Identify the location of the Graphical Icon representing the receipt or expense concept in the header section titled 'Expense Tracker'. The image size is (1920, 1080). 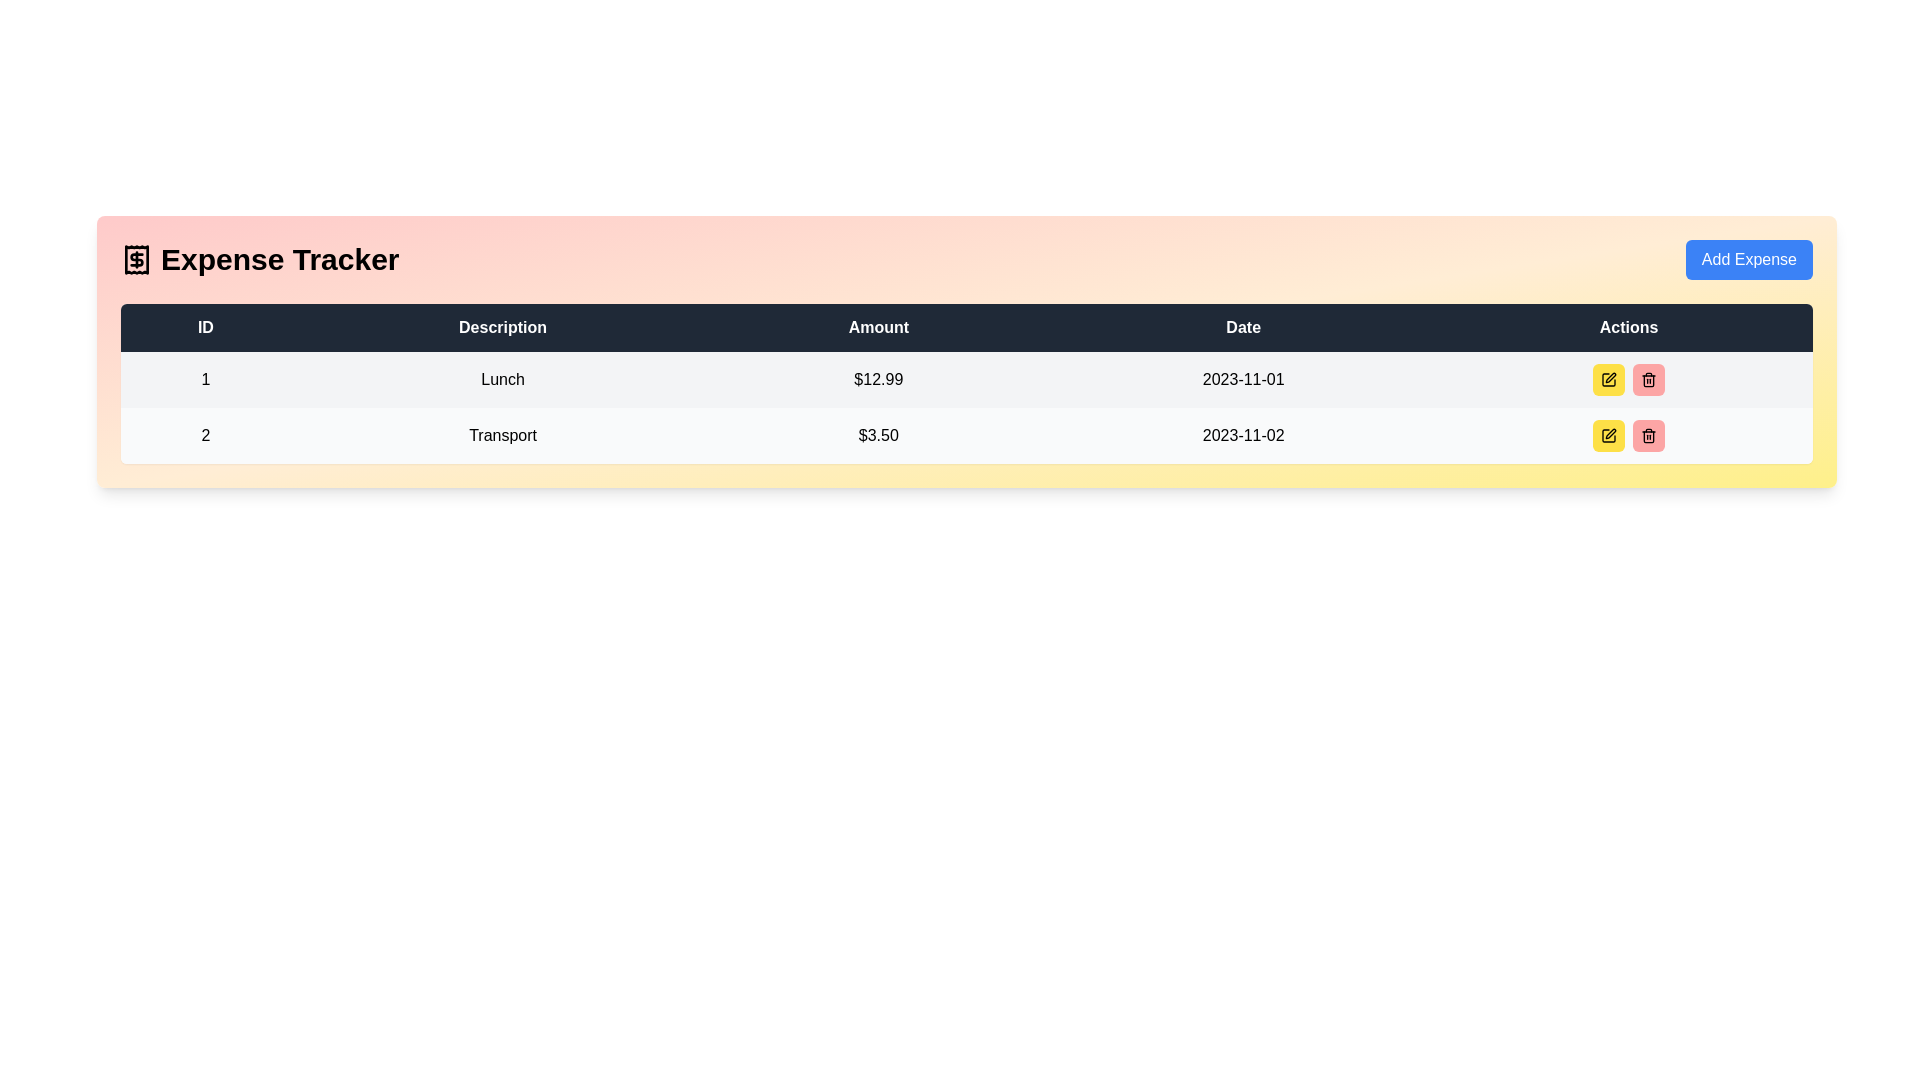
(136, 258).